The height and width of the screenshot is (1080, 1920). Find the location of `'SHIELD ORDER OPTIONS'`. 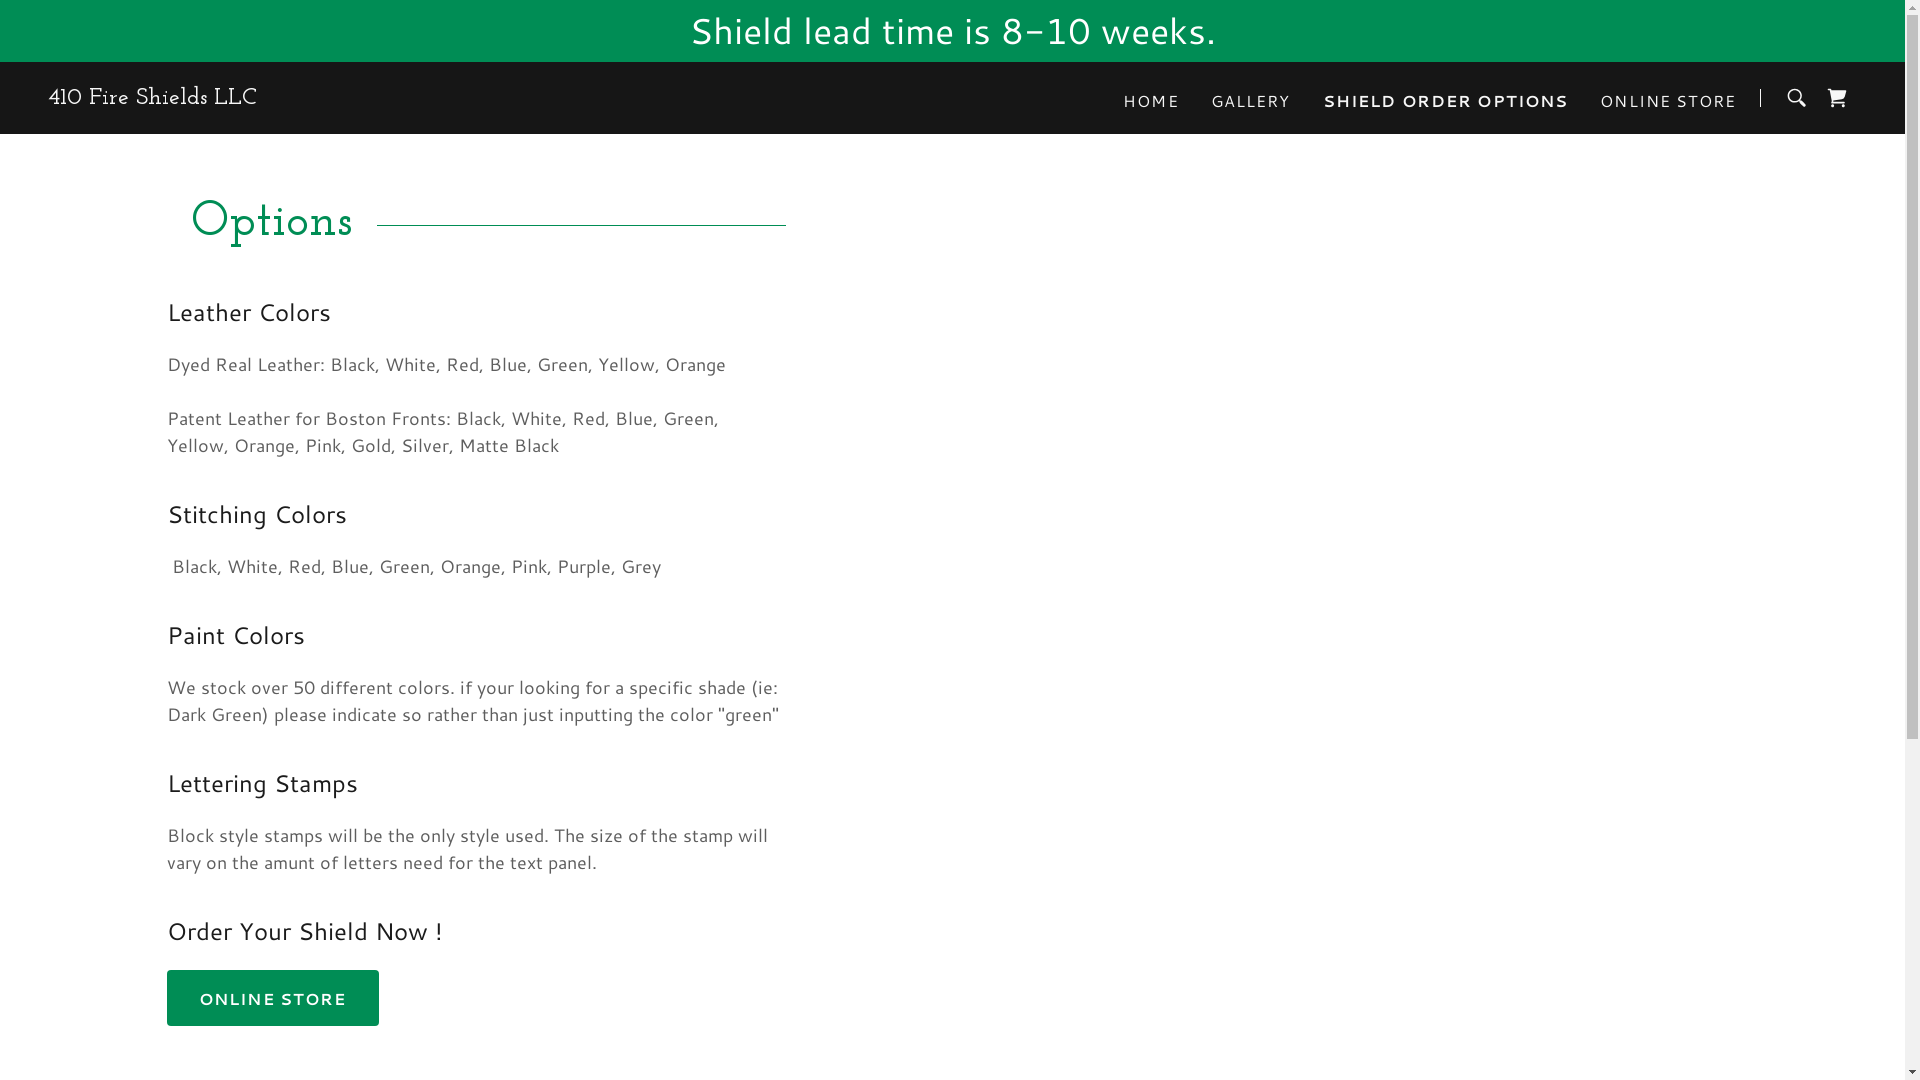

'SHIELD ORDER OPTIONS' is located at coordinates (1445, 100).